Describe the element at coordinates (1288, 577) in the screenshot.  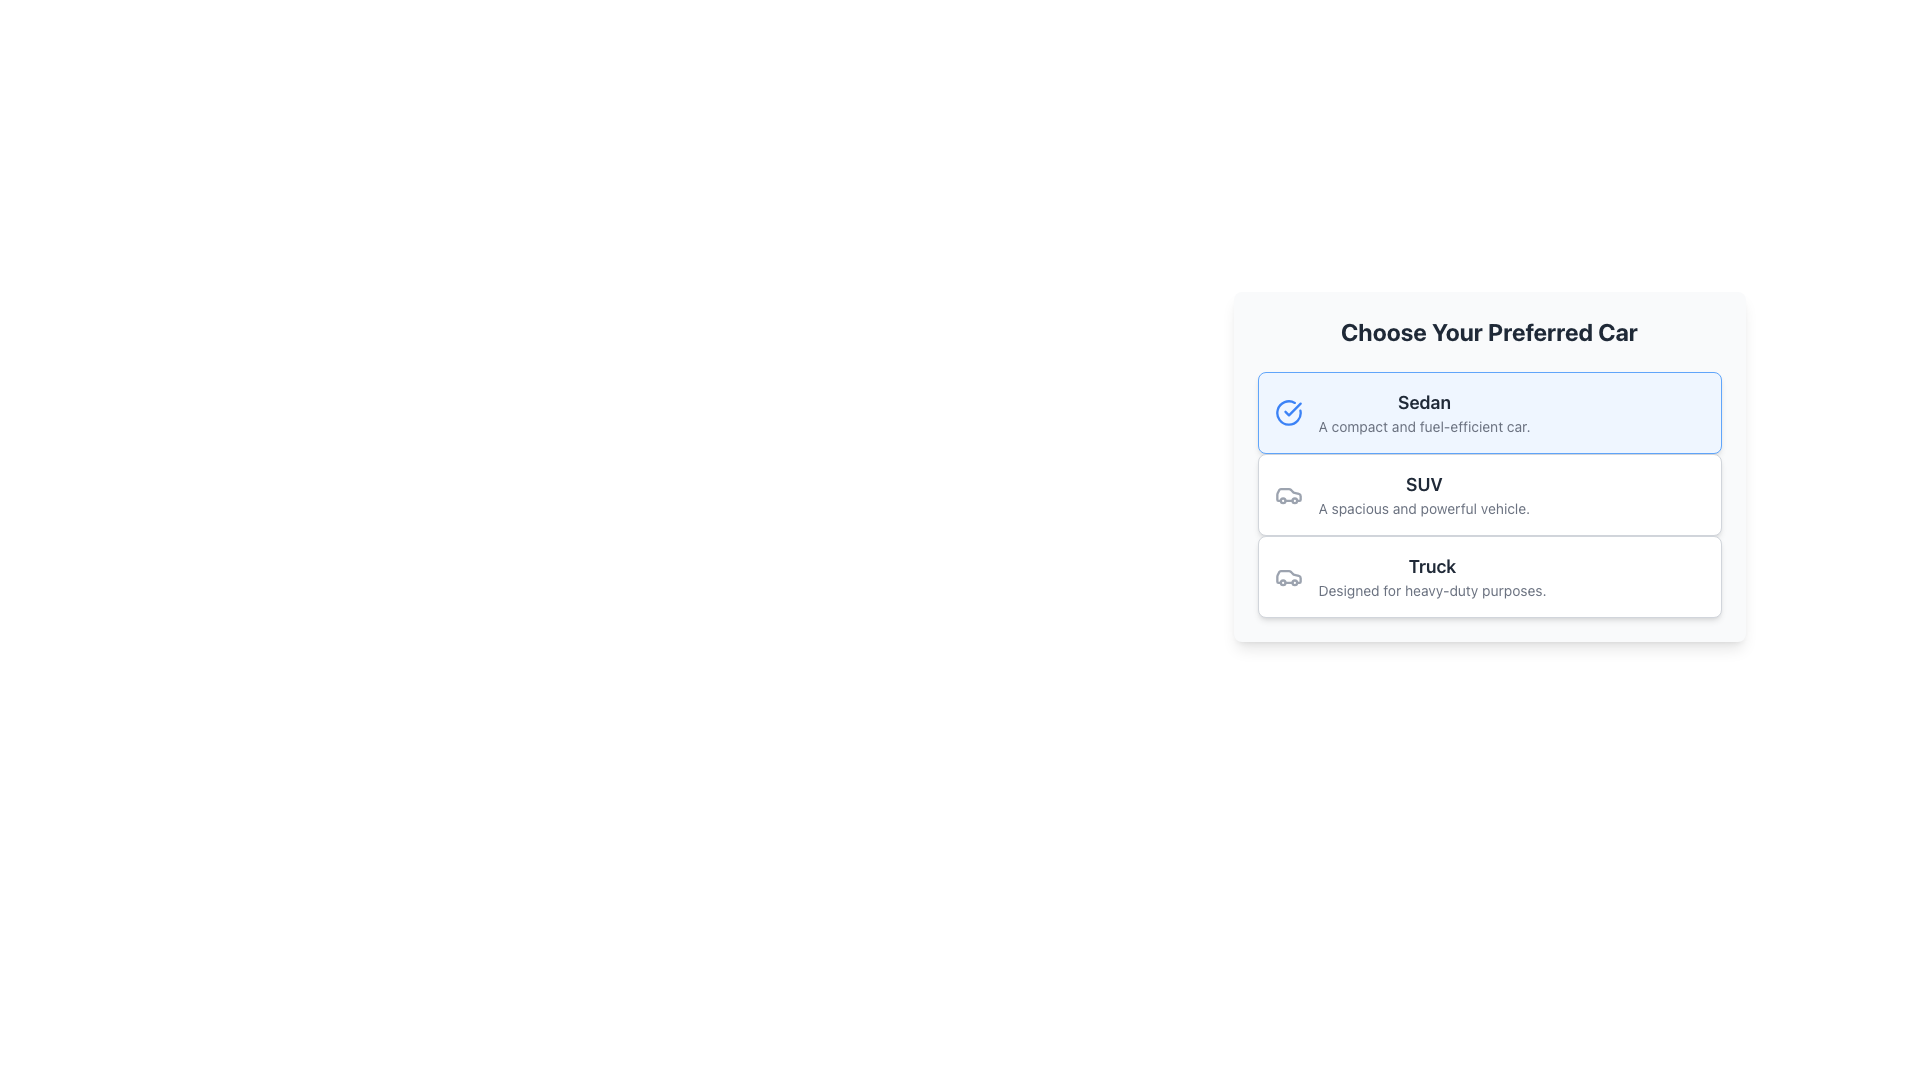
I see `the car icon located on the left side of the text content in the card labeled 'Truck Designed for heavy-duty purposes', aligning horizontally with the title 'Truck'` at that location.